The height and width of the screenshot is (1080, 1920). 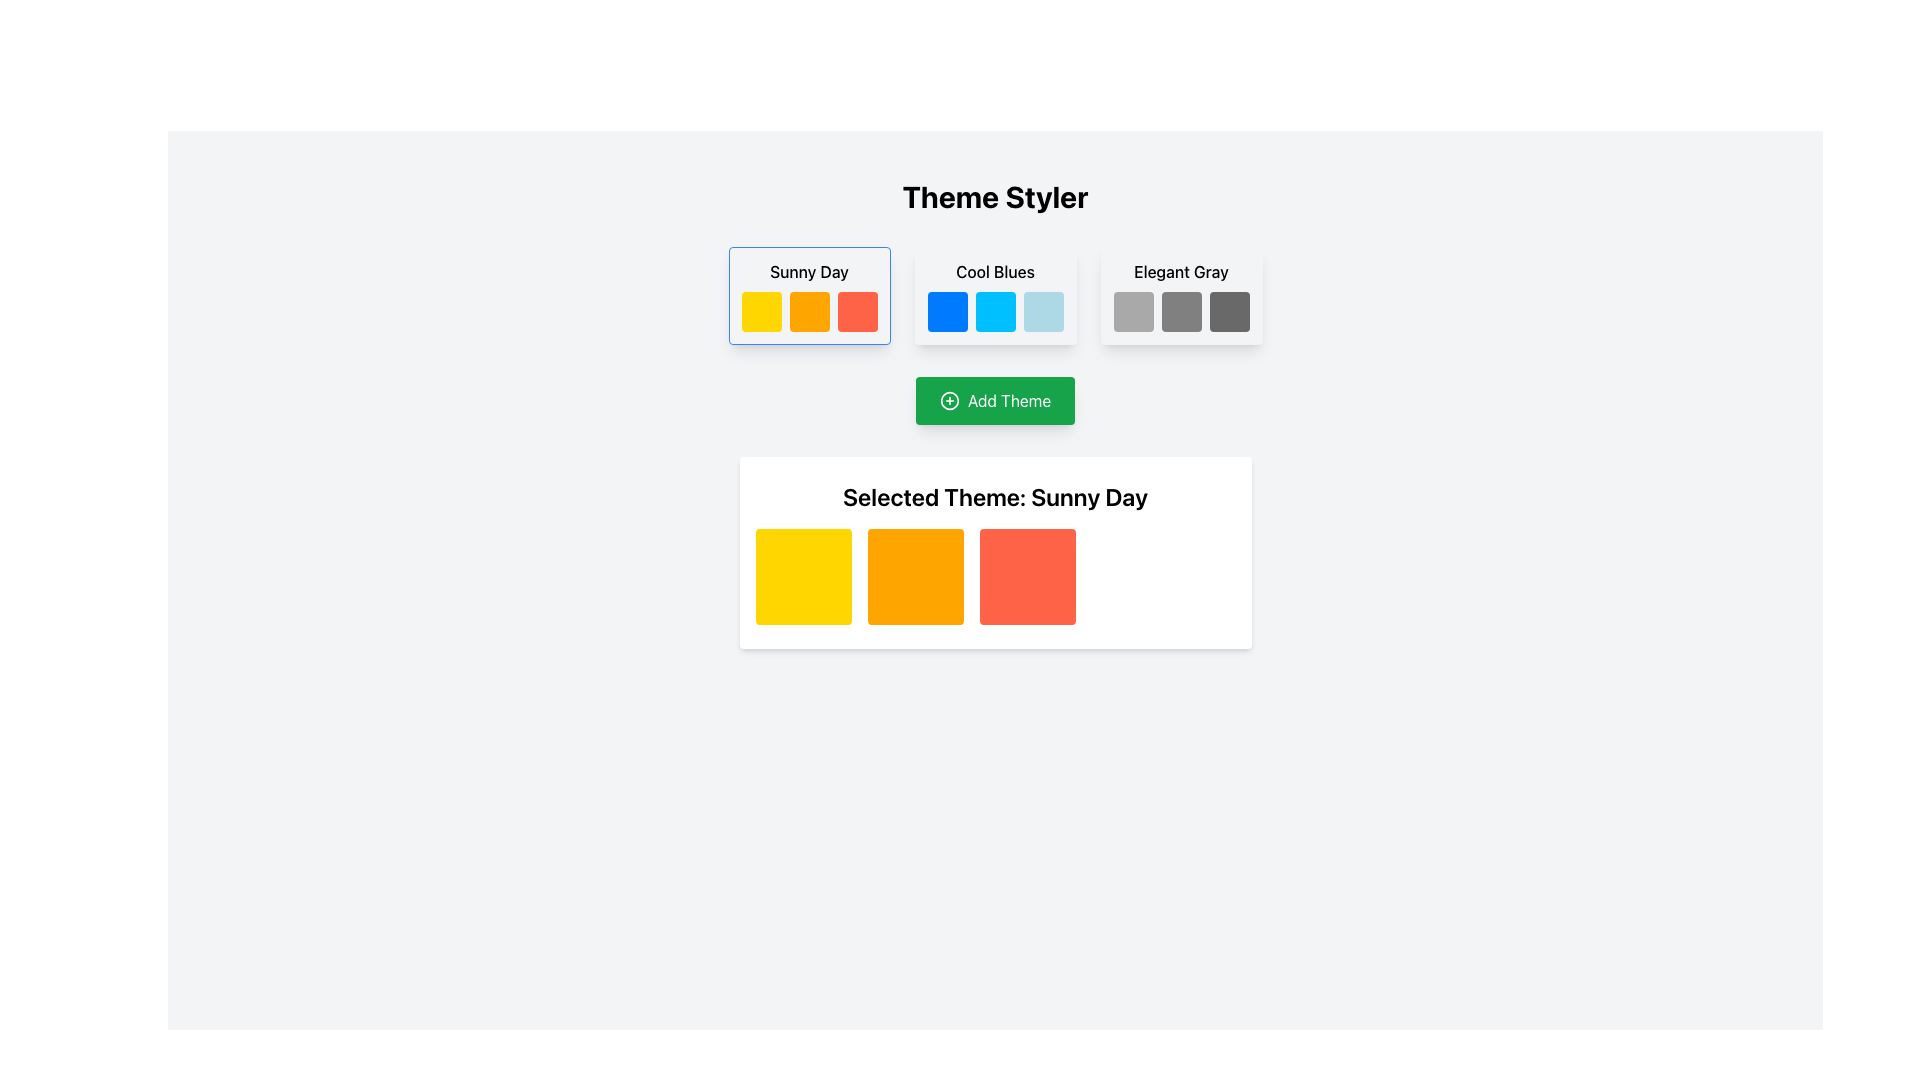 I want to click on the third square component, so click(x=1027, y=577).